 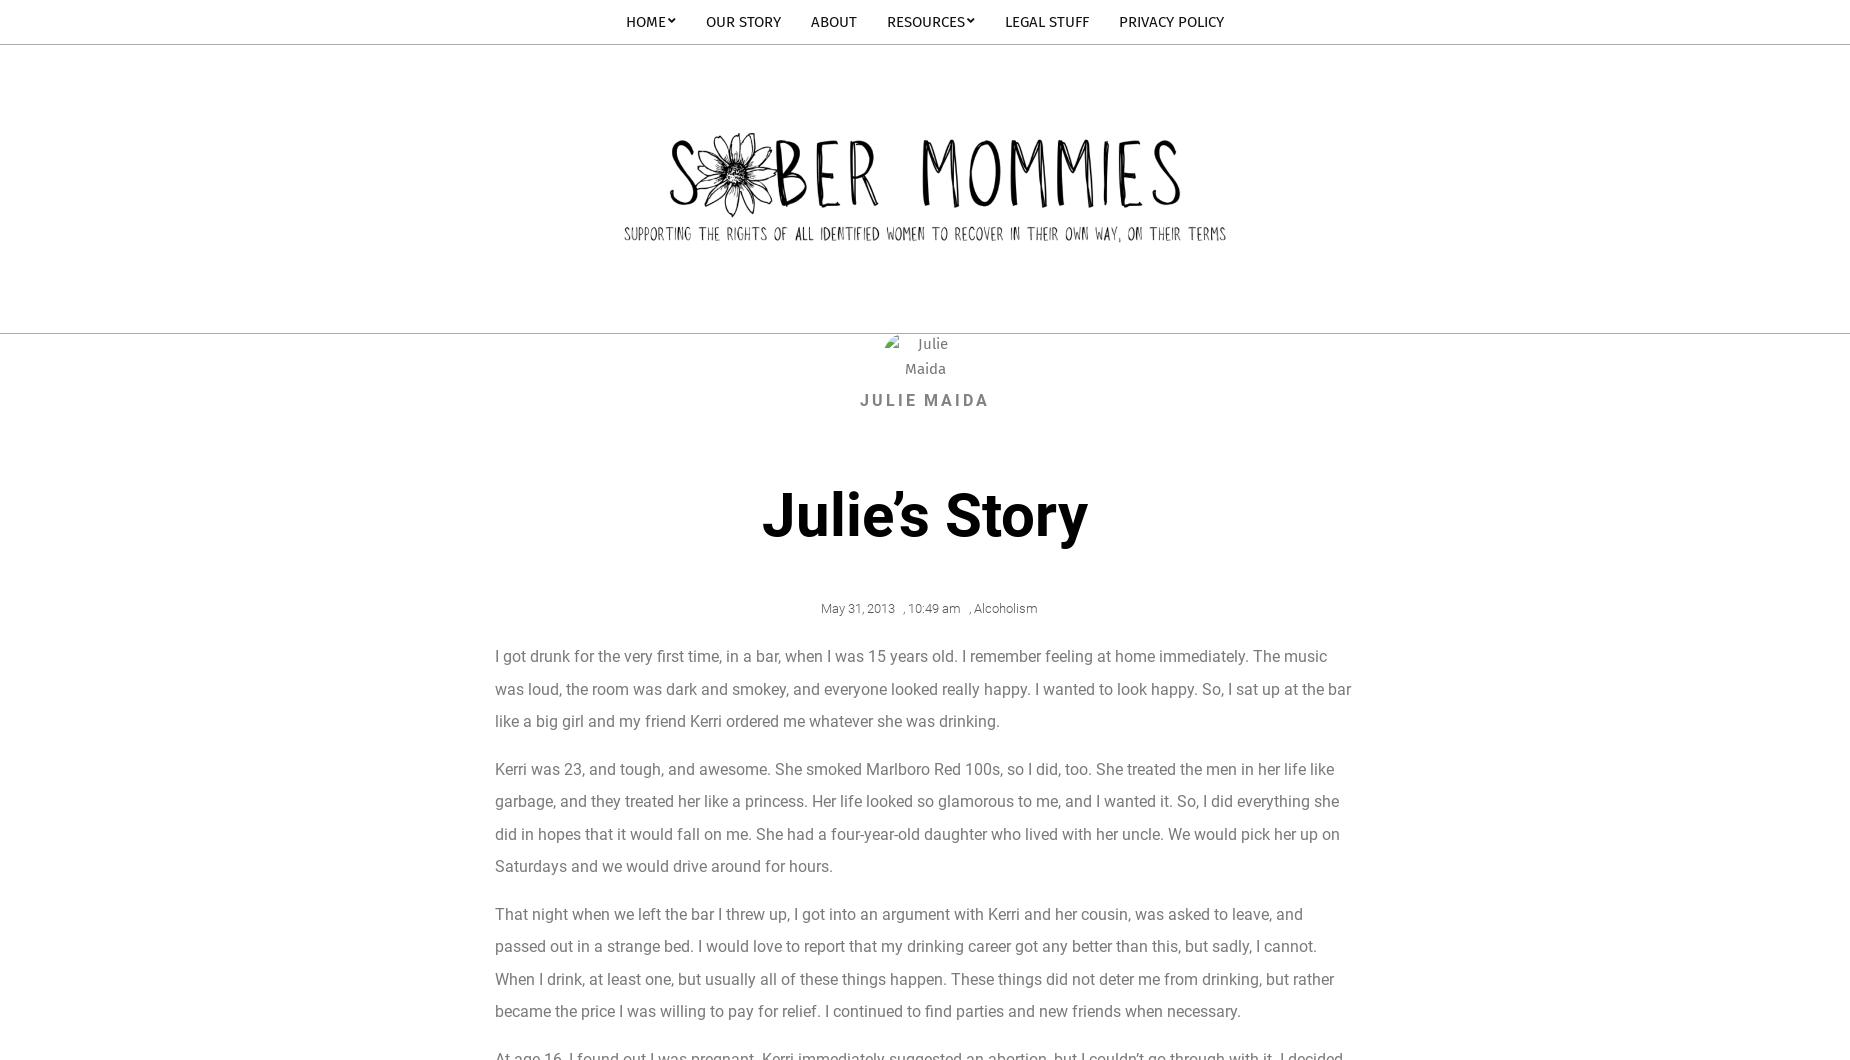 What do you see at coordinates (743, 22) in the screenshot?
I see `'OUR STORY'` at bounding box center [743, 22].